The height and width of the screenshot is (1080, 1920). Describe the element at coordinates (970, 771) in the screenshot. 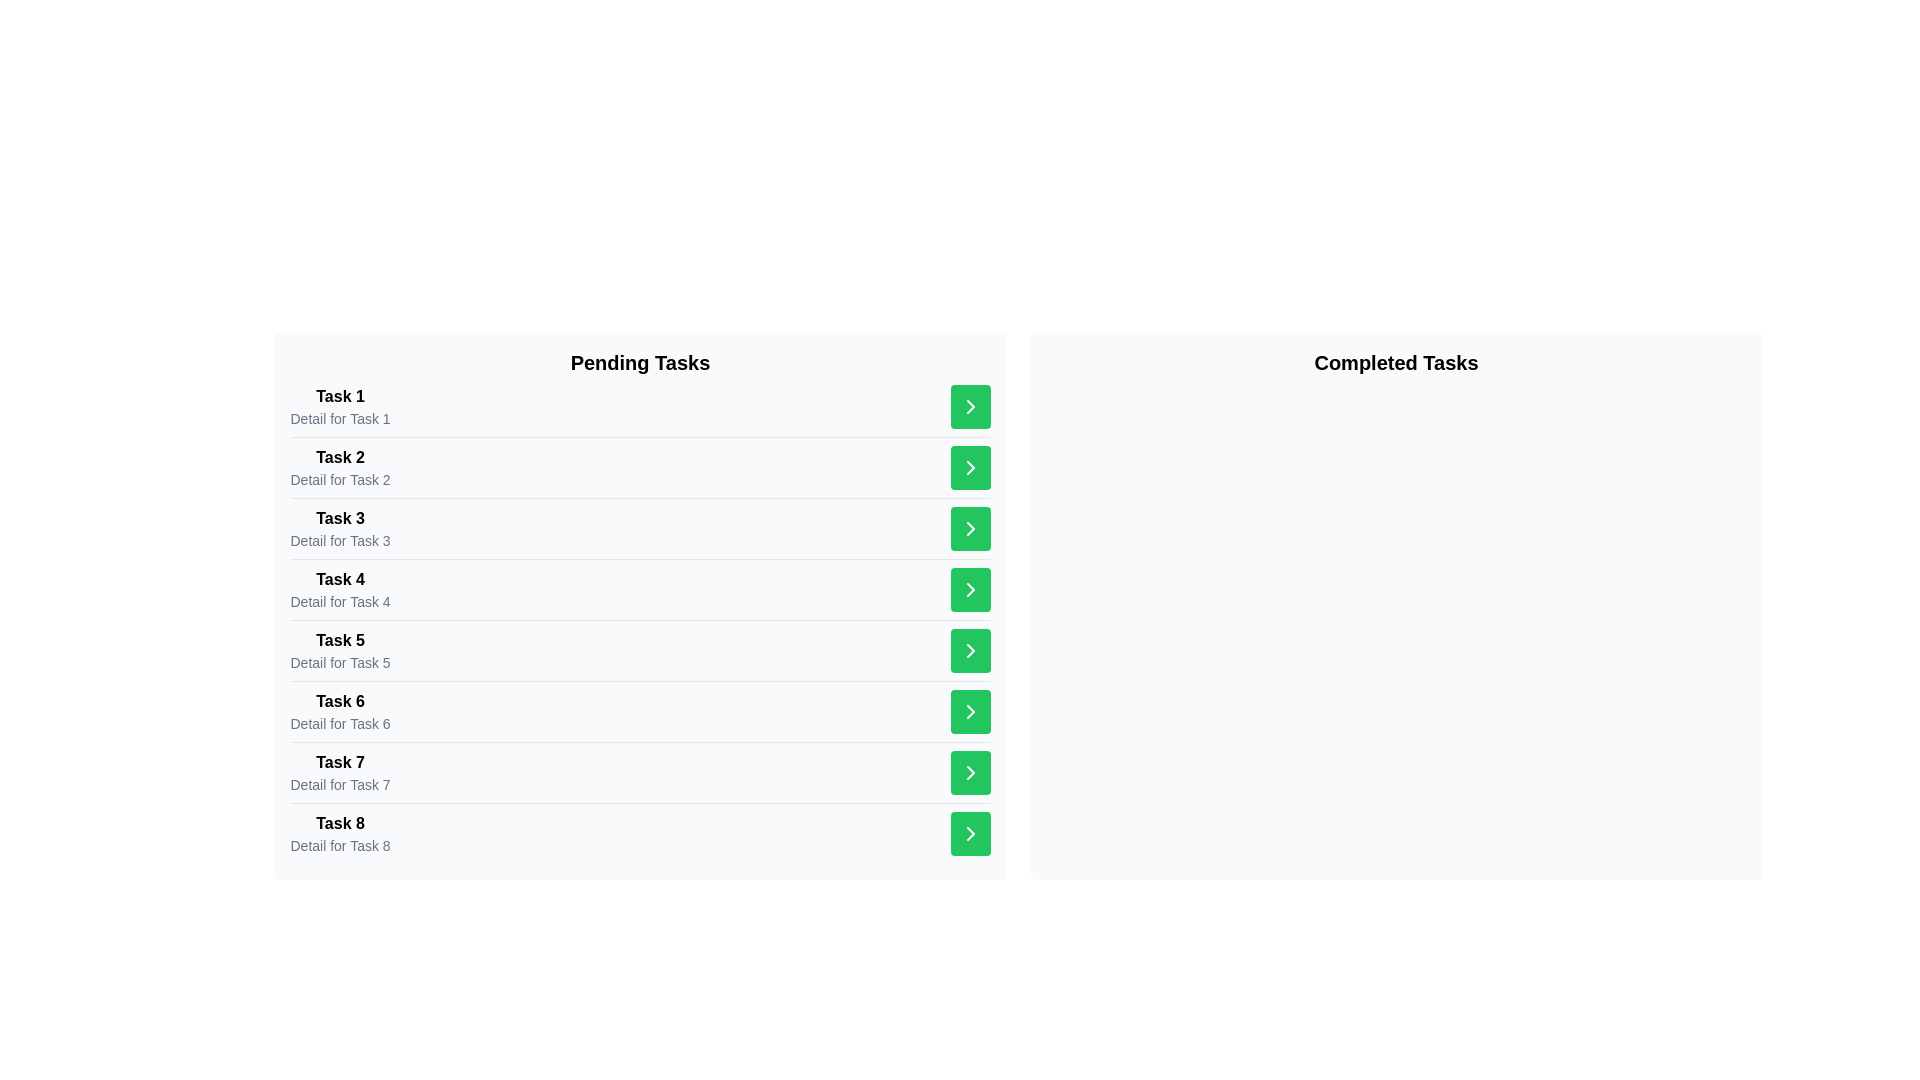

I see `the navigation button for task 8 located in the eighth row of the 'Pending Tasks' list` at that location.